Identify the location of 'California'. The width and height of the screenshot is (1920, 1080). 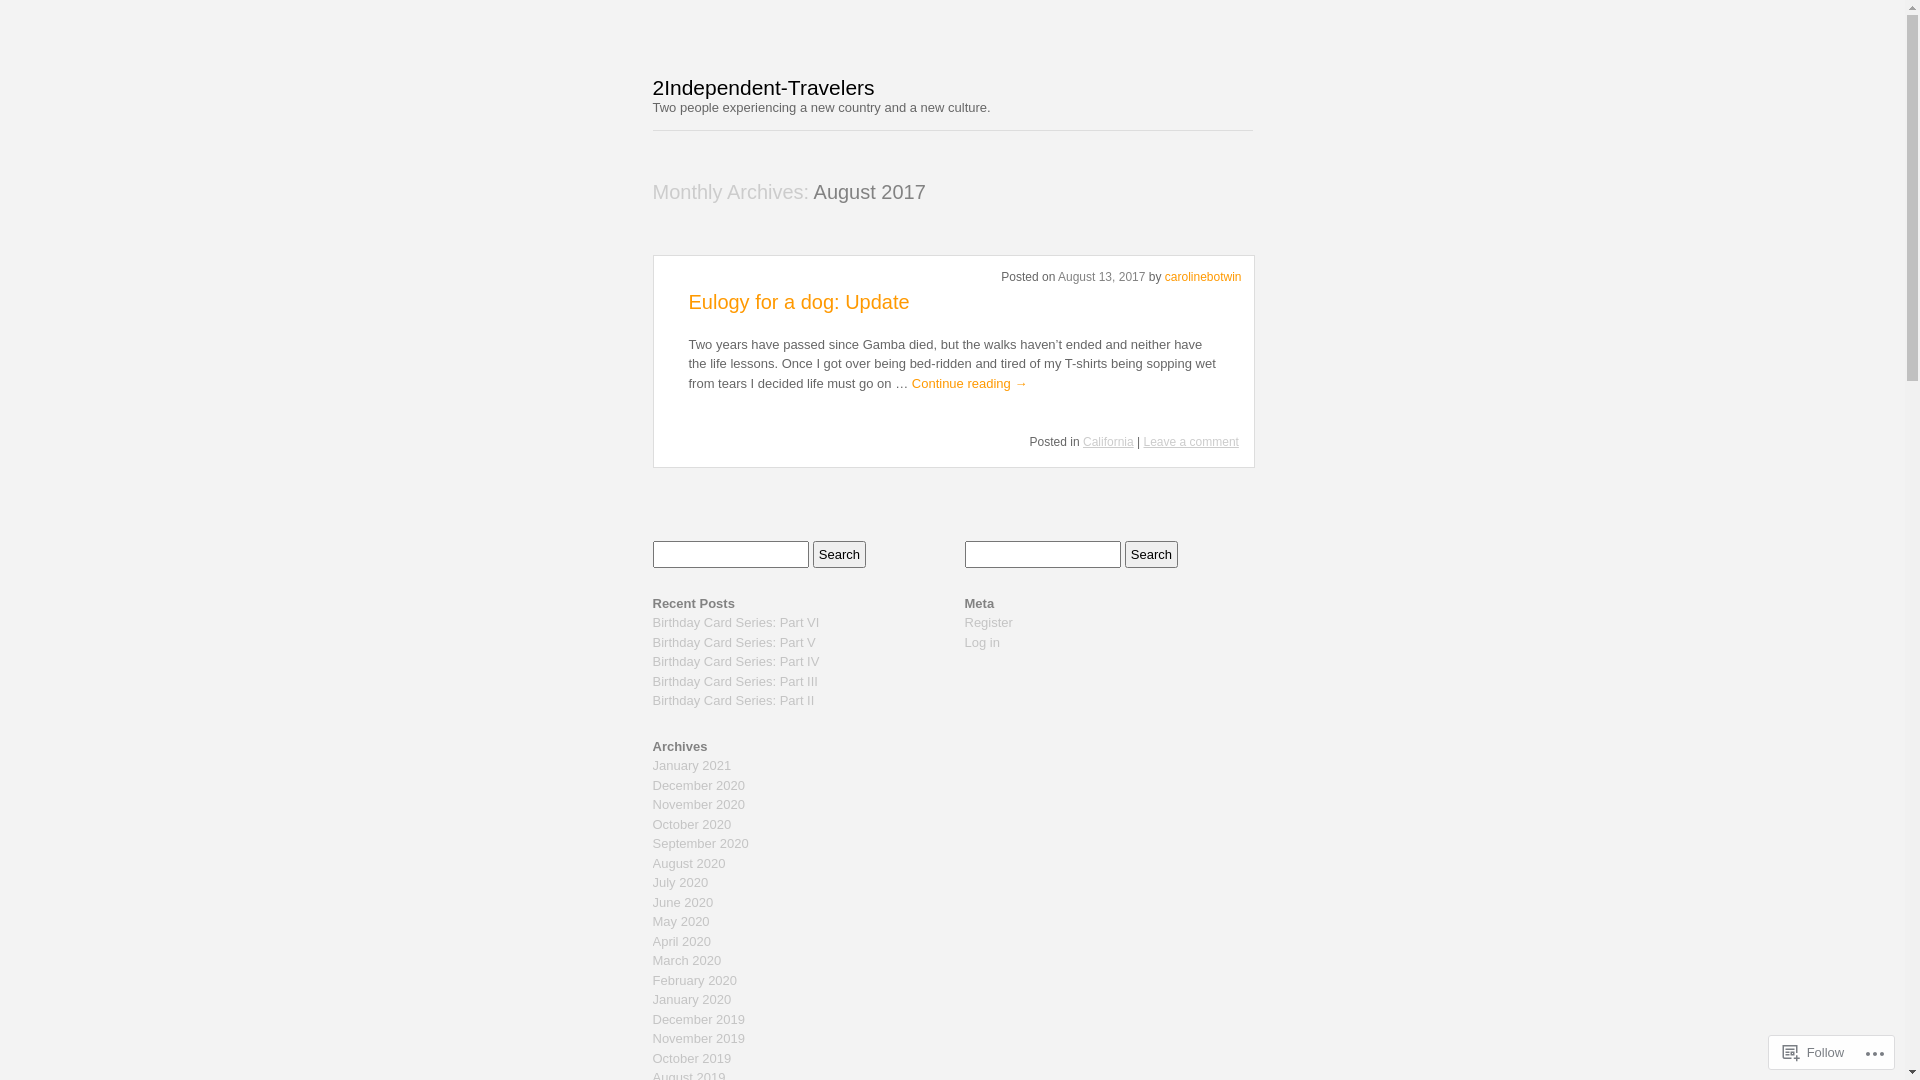
(1082, 441).